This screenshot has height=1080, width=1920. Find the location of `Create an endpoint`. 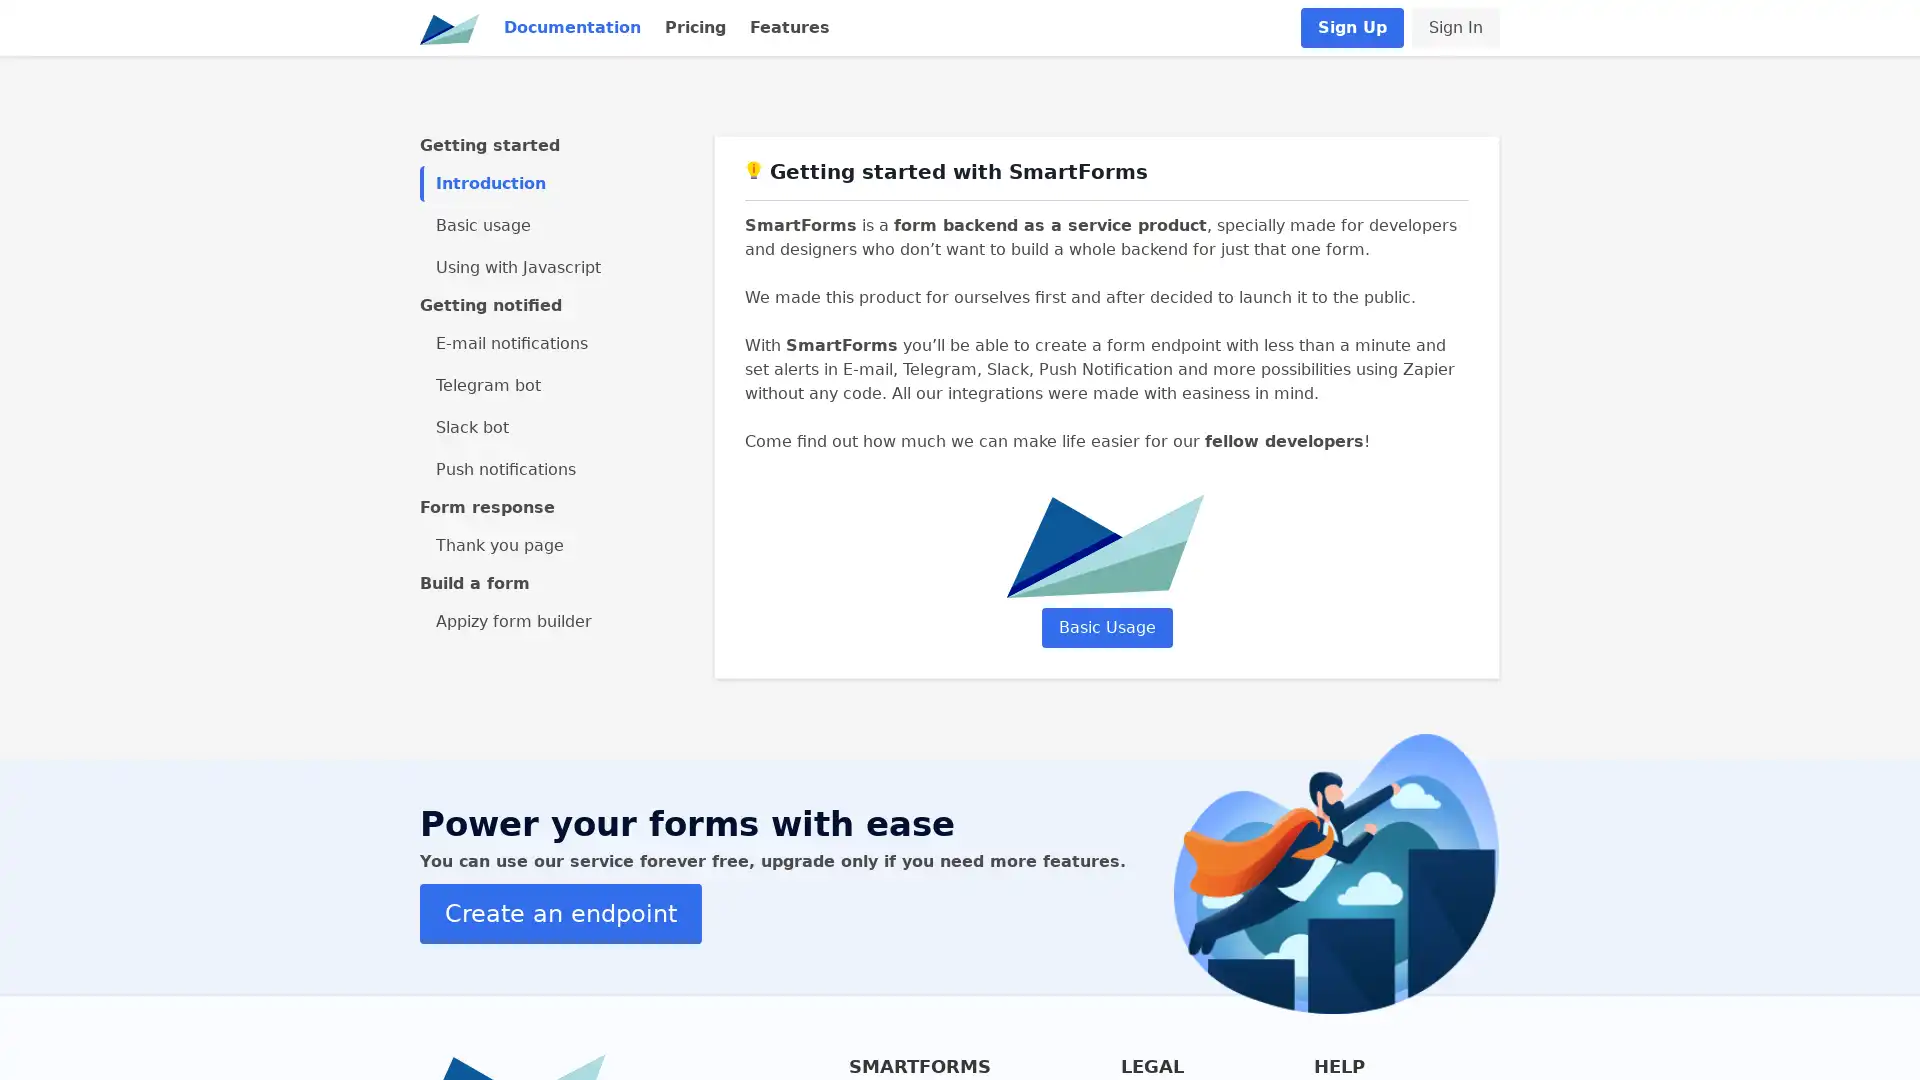

Create an endpoint is located at coordinates (560, 913).